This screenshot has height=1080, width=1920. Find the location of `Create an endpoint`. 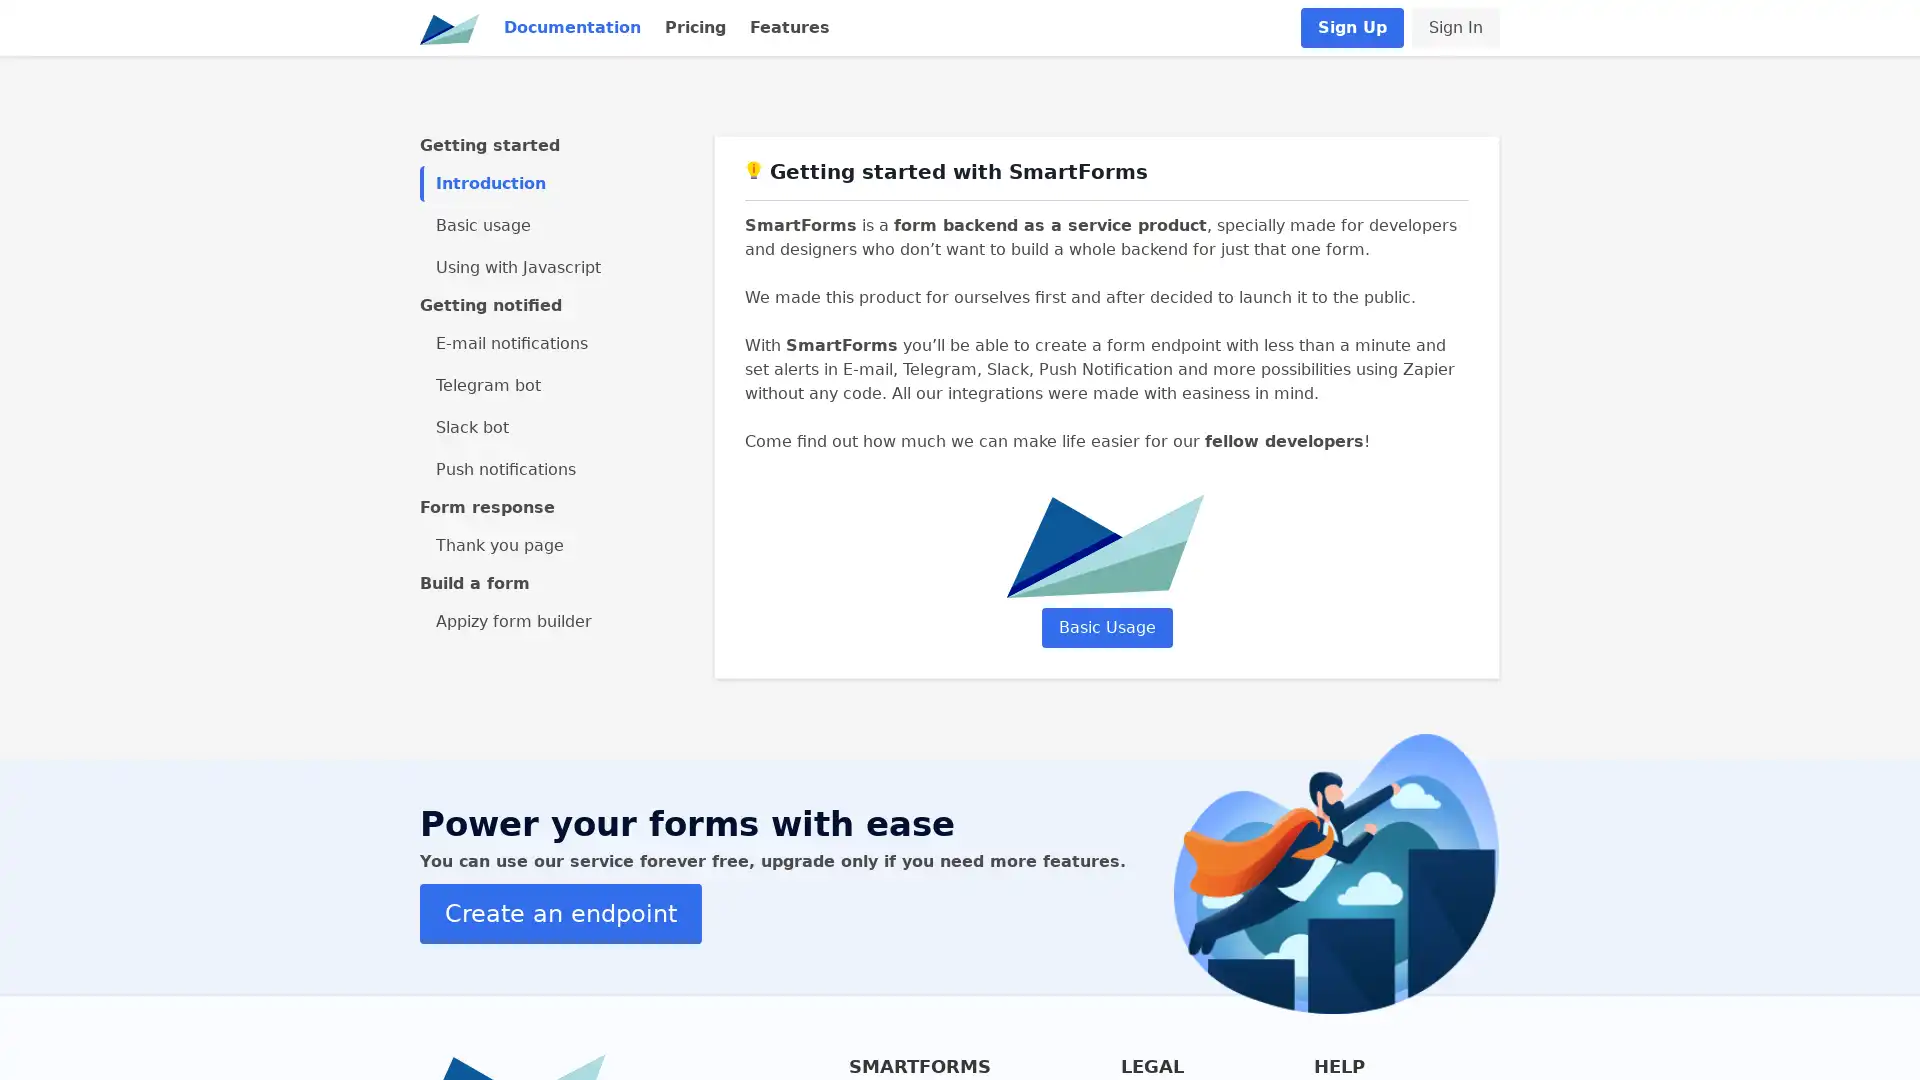

Create an endpoint is located at coordinates (560, 913).